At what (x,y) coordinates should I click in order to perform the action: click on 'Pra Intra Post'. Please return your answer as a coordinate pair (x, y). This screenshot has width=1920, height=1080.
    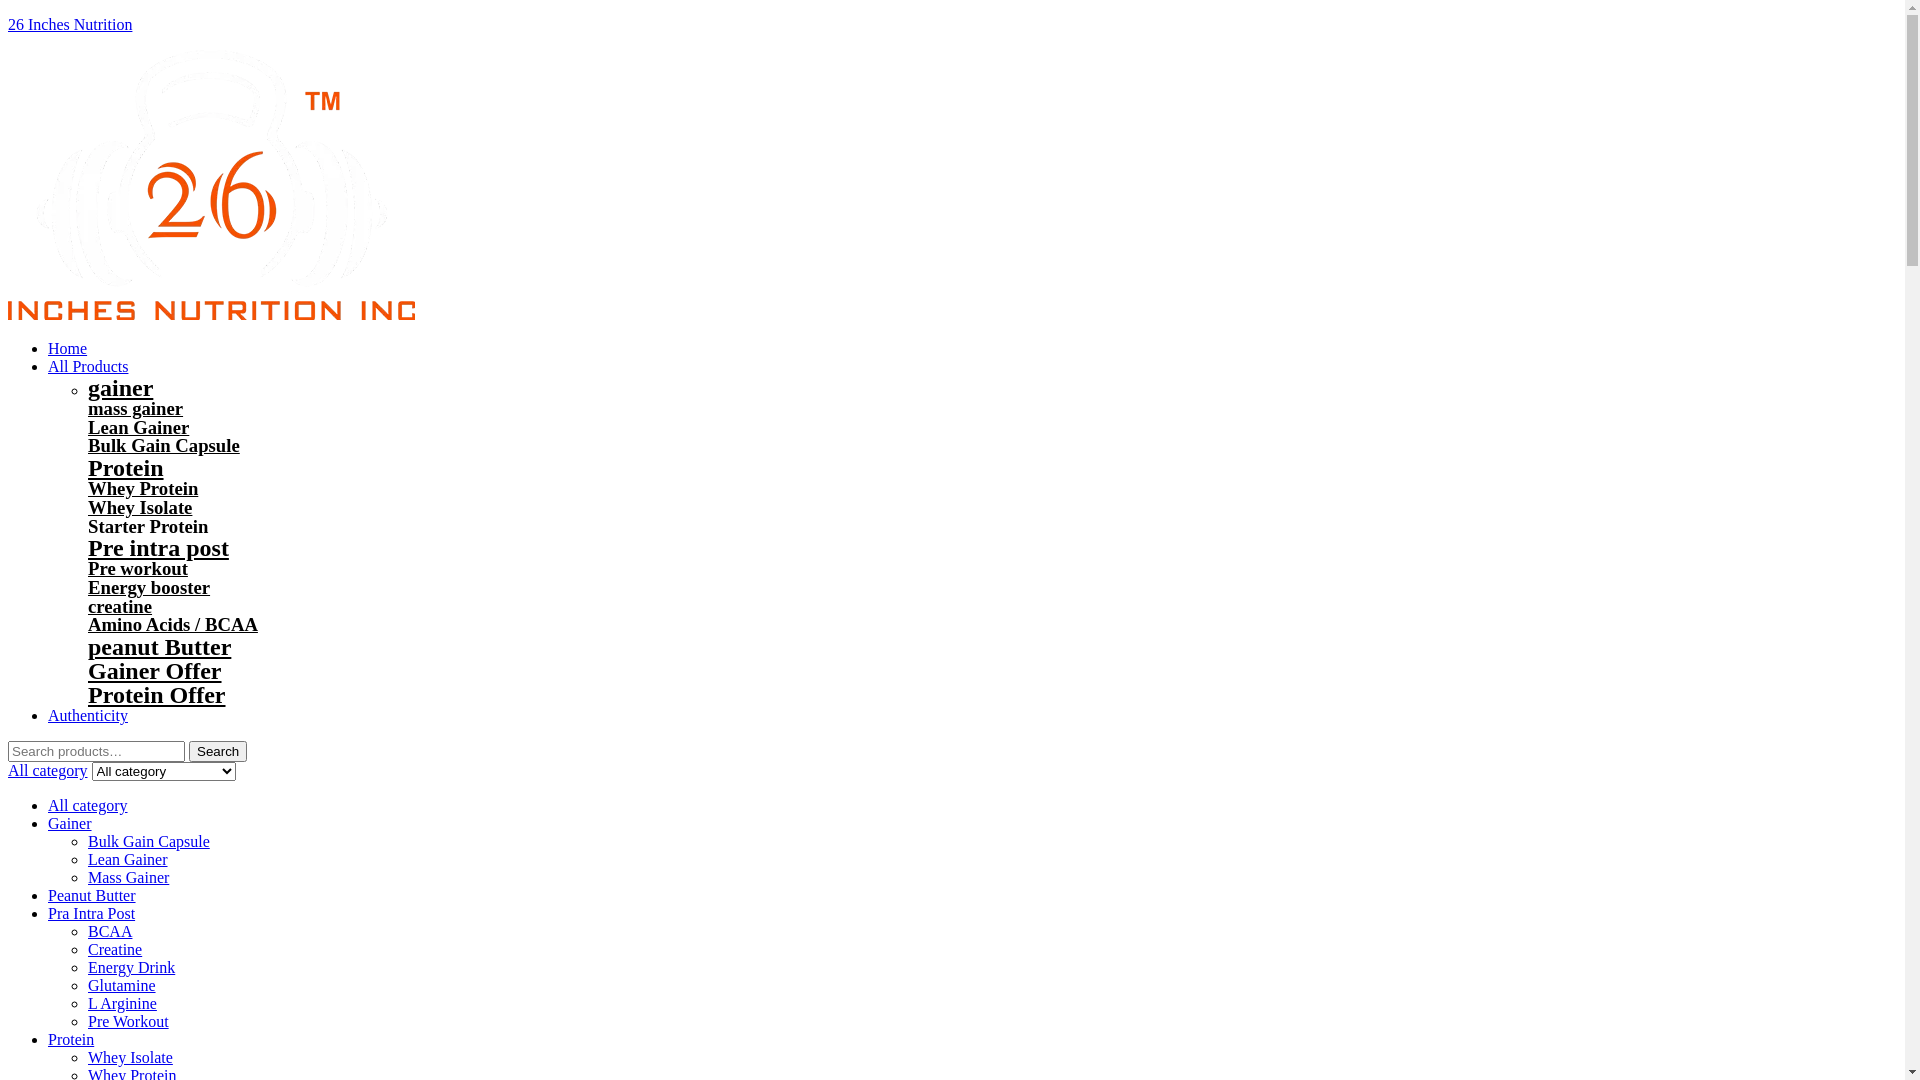
    Looking at the image, I should click on (90, 913).